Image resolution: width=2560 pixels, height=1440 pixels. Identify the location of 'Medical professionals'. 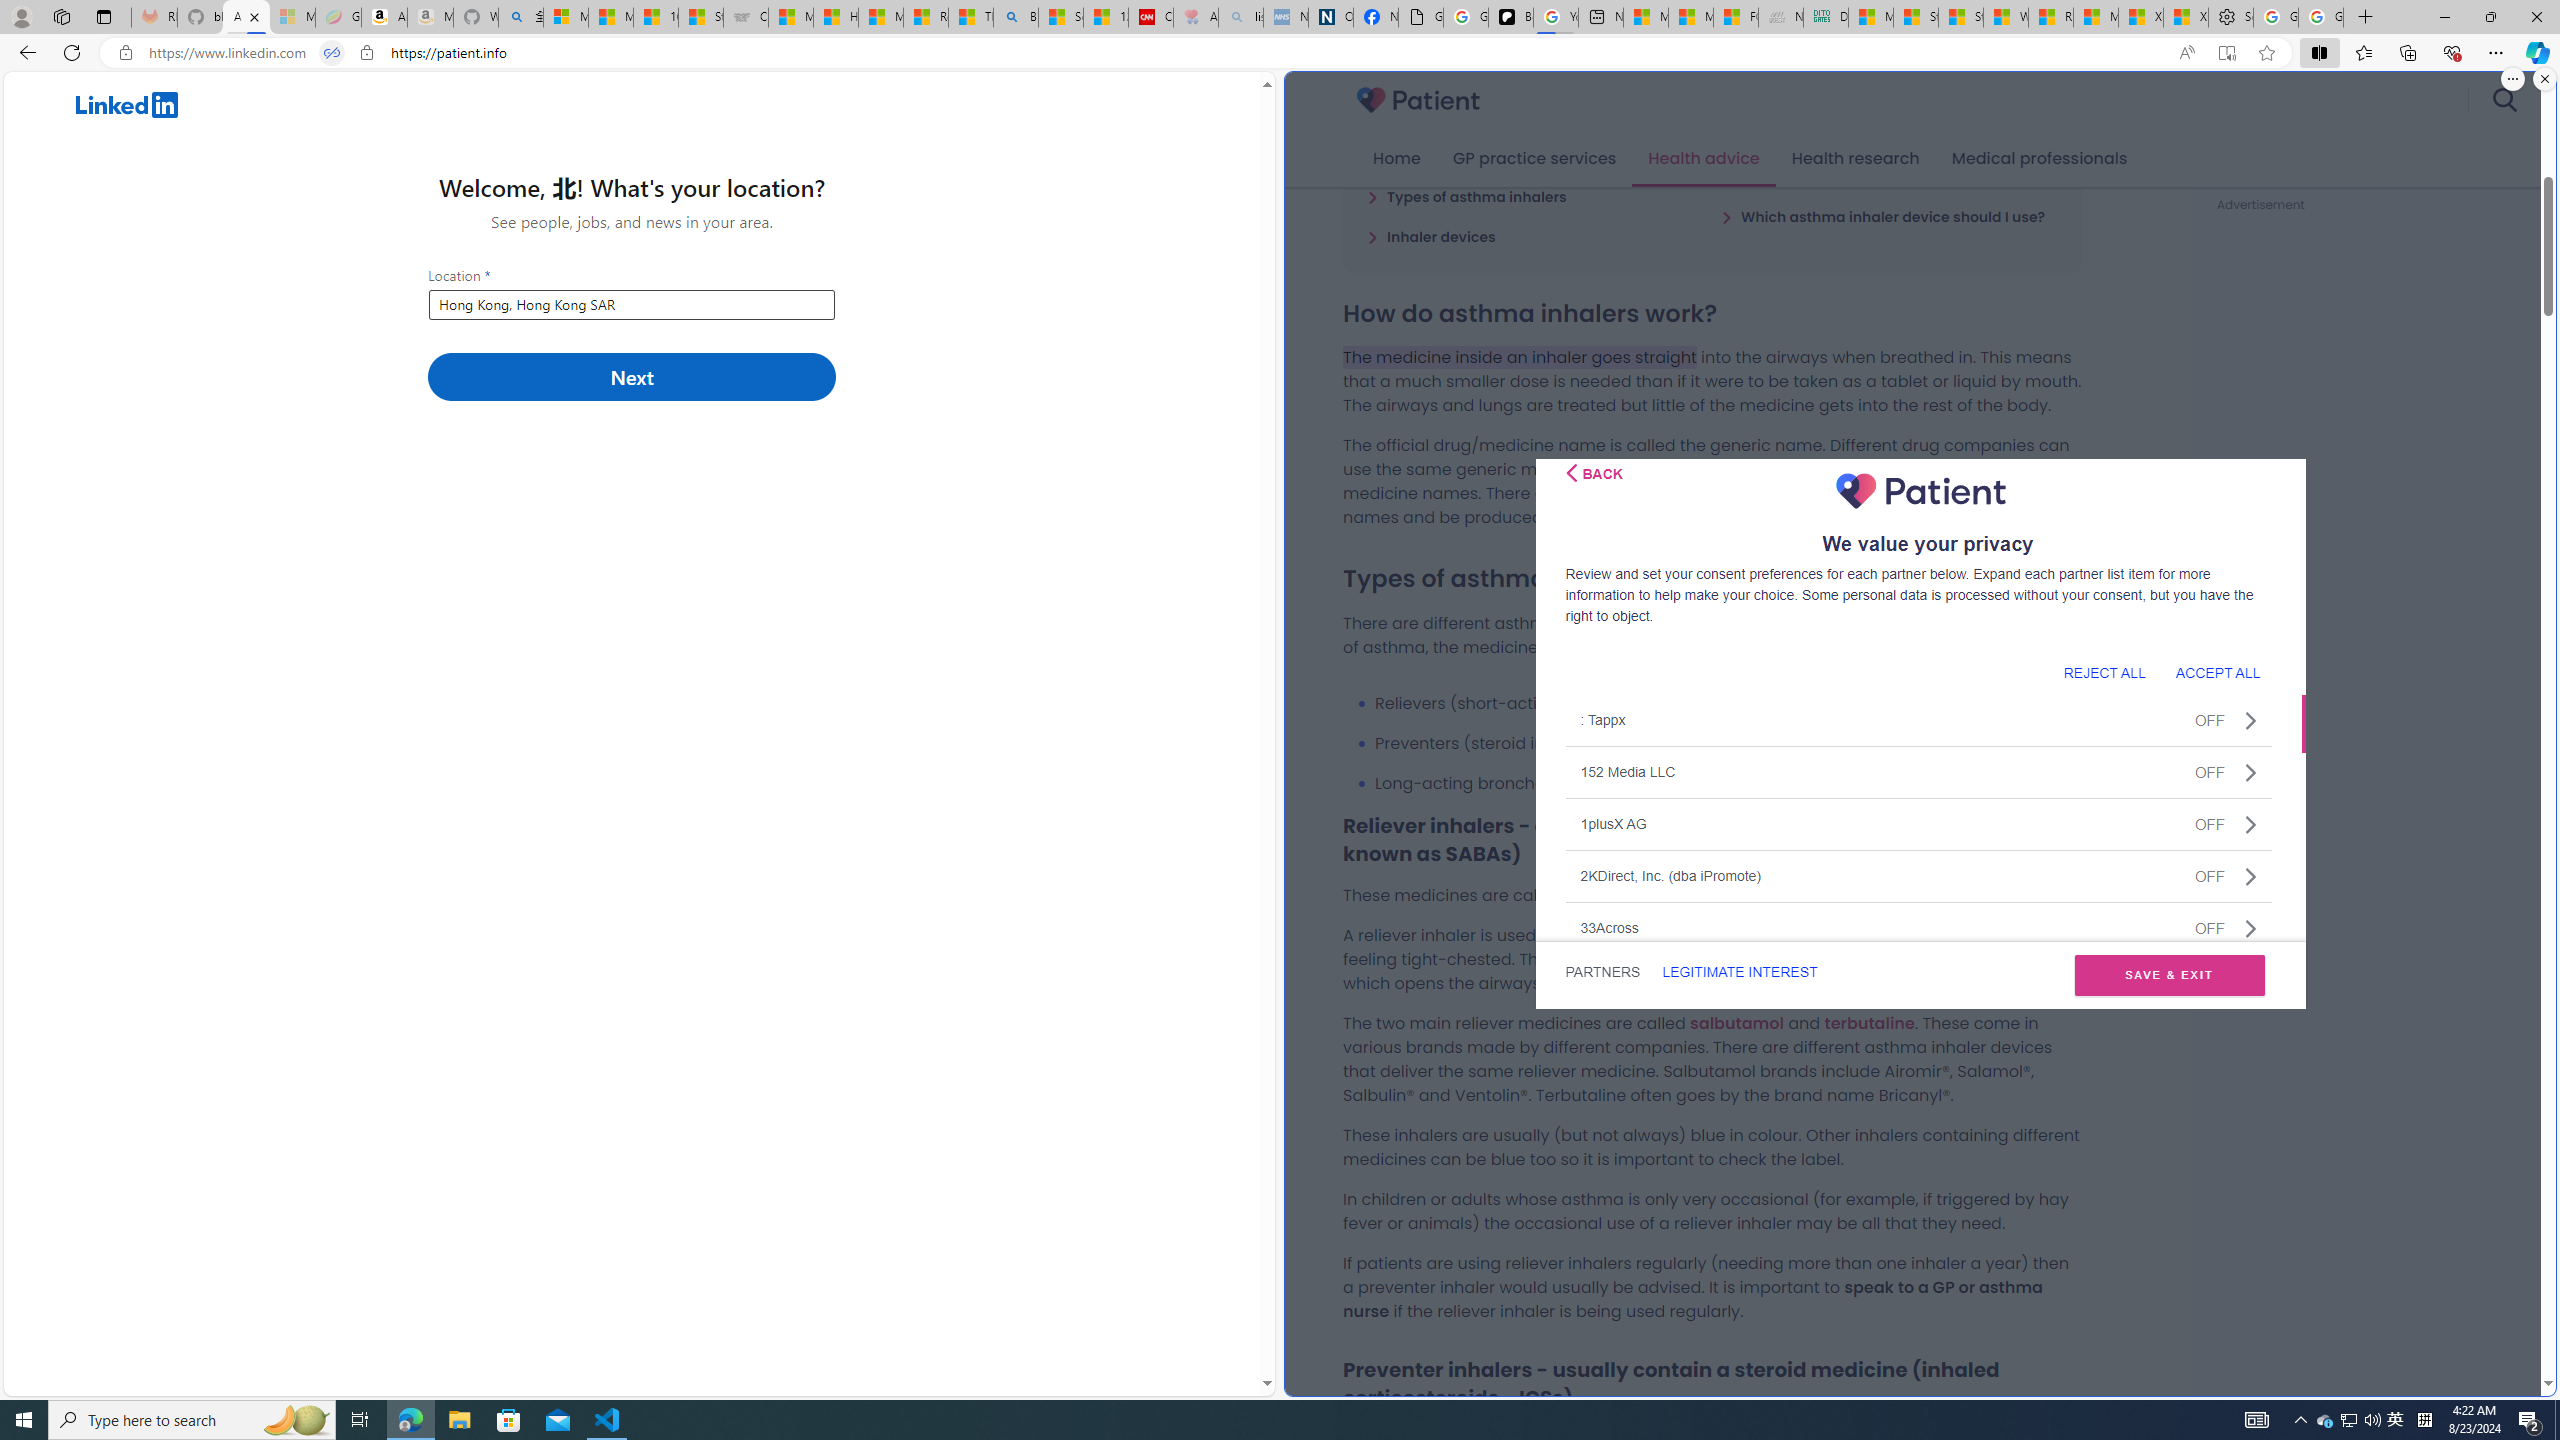
(2039, 158).